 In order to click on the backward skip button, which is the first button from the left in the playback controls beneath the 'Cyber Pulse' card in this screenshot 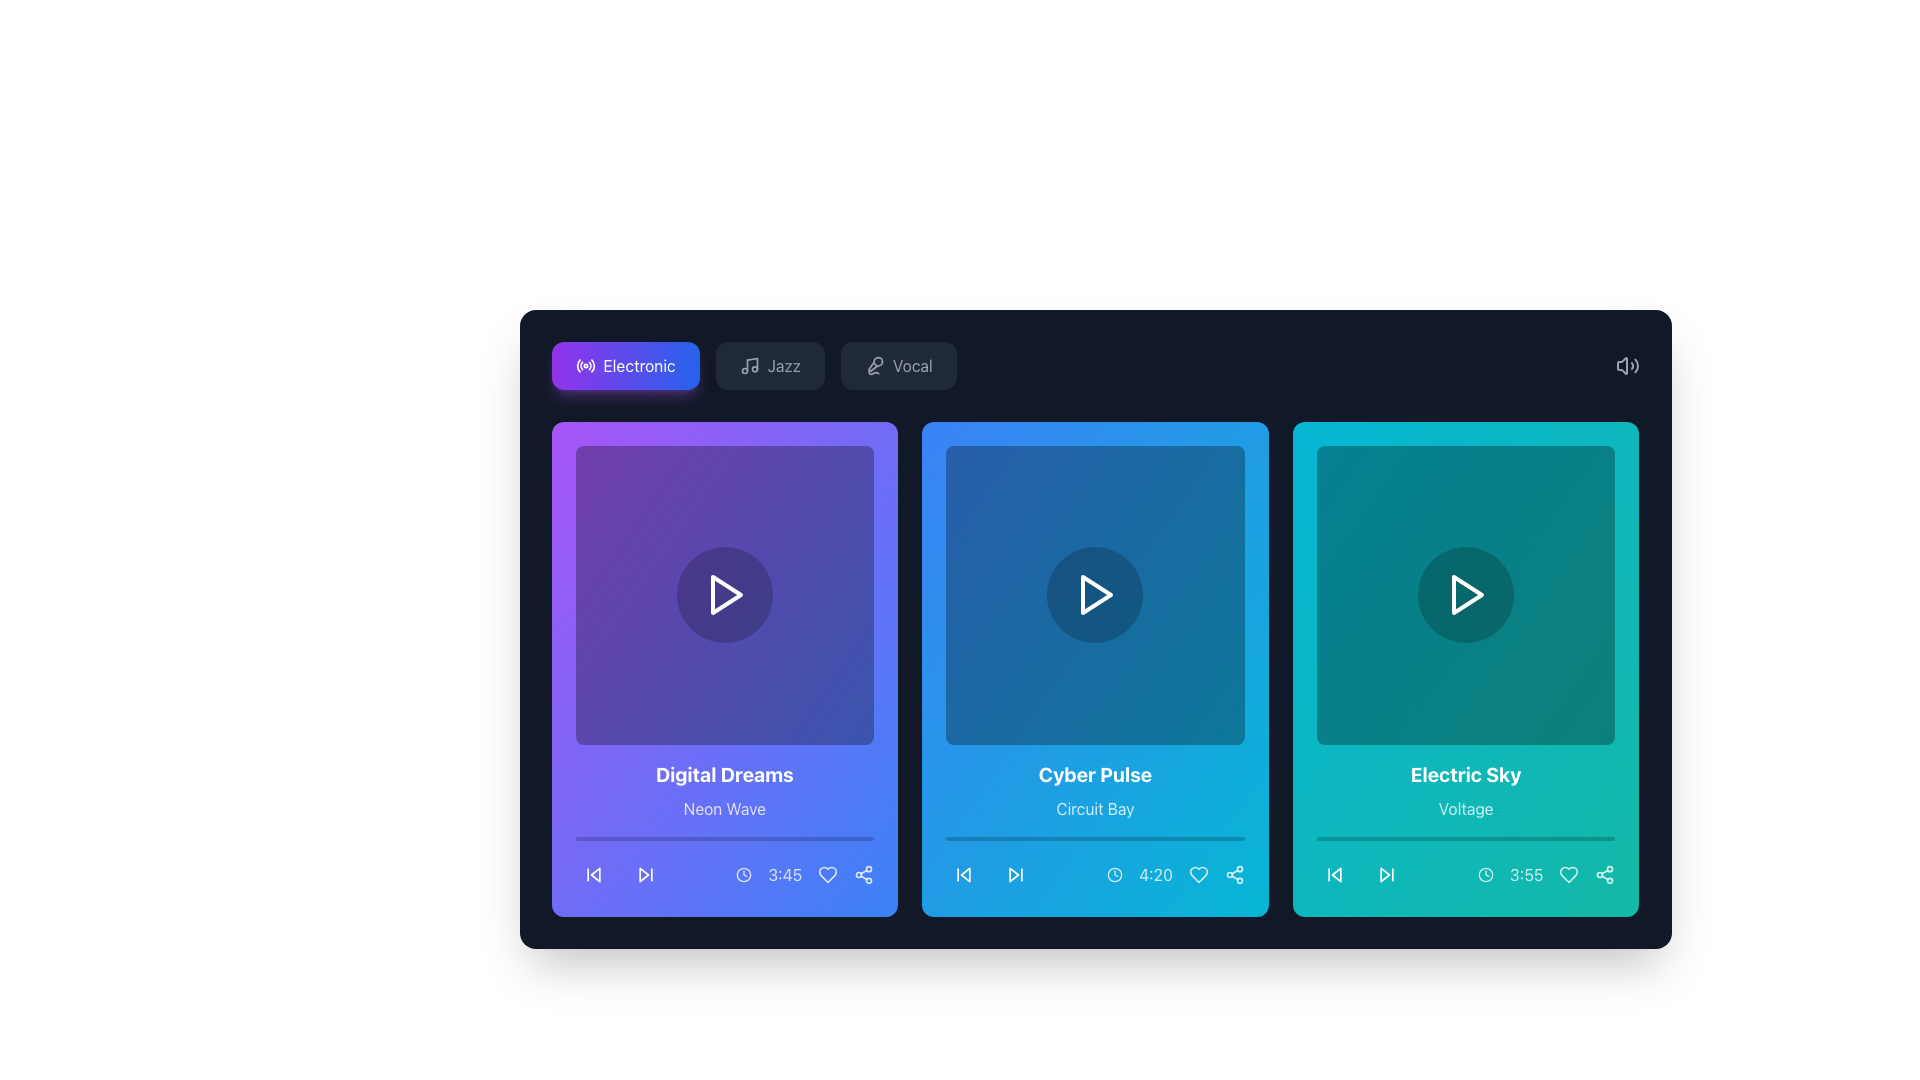, I will do `click(964, 873)`.